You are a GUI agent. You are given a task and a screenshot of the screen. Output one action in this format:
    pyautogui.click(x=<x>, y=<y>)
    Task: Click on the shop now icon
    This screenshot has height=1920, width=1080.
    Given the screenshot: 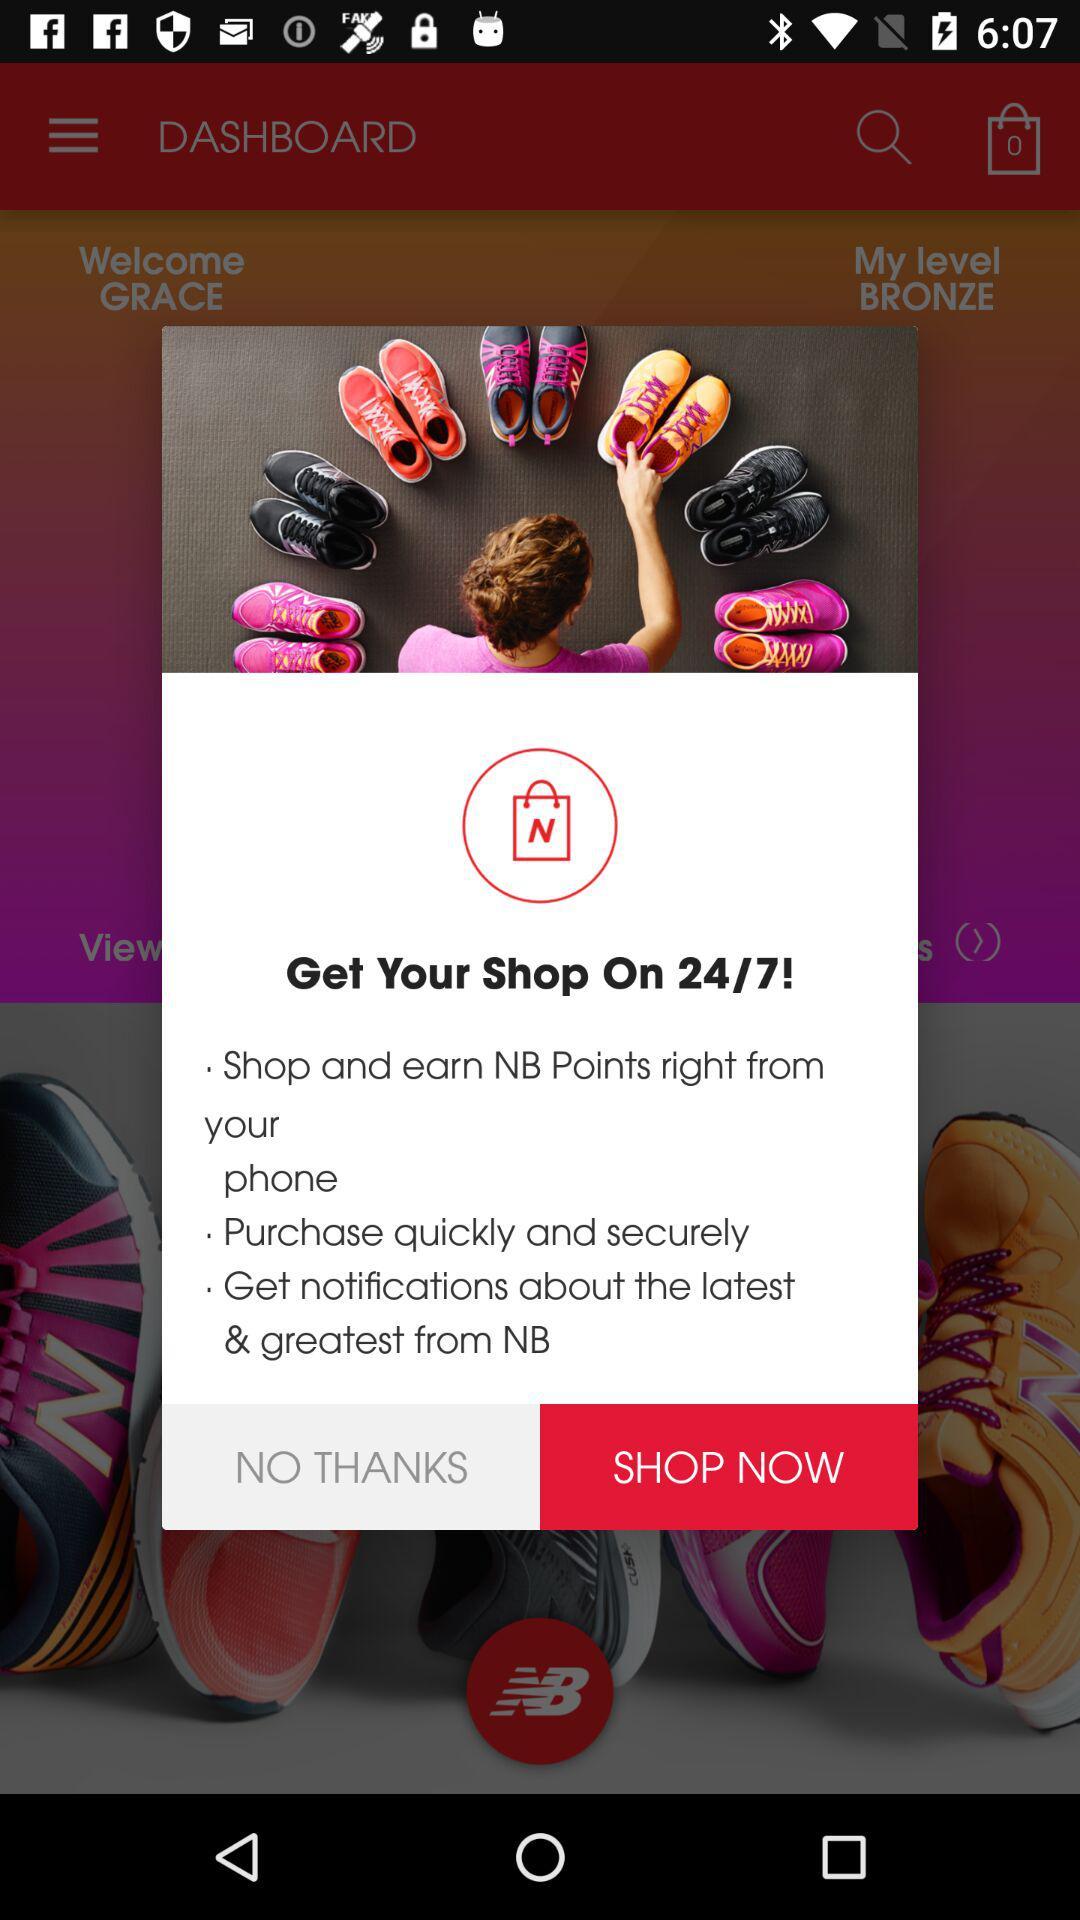 What is the action you would take?
    pyautogui.click(x=729, y=1467)
    